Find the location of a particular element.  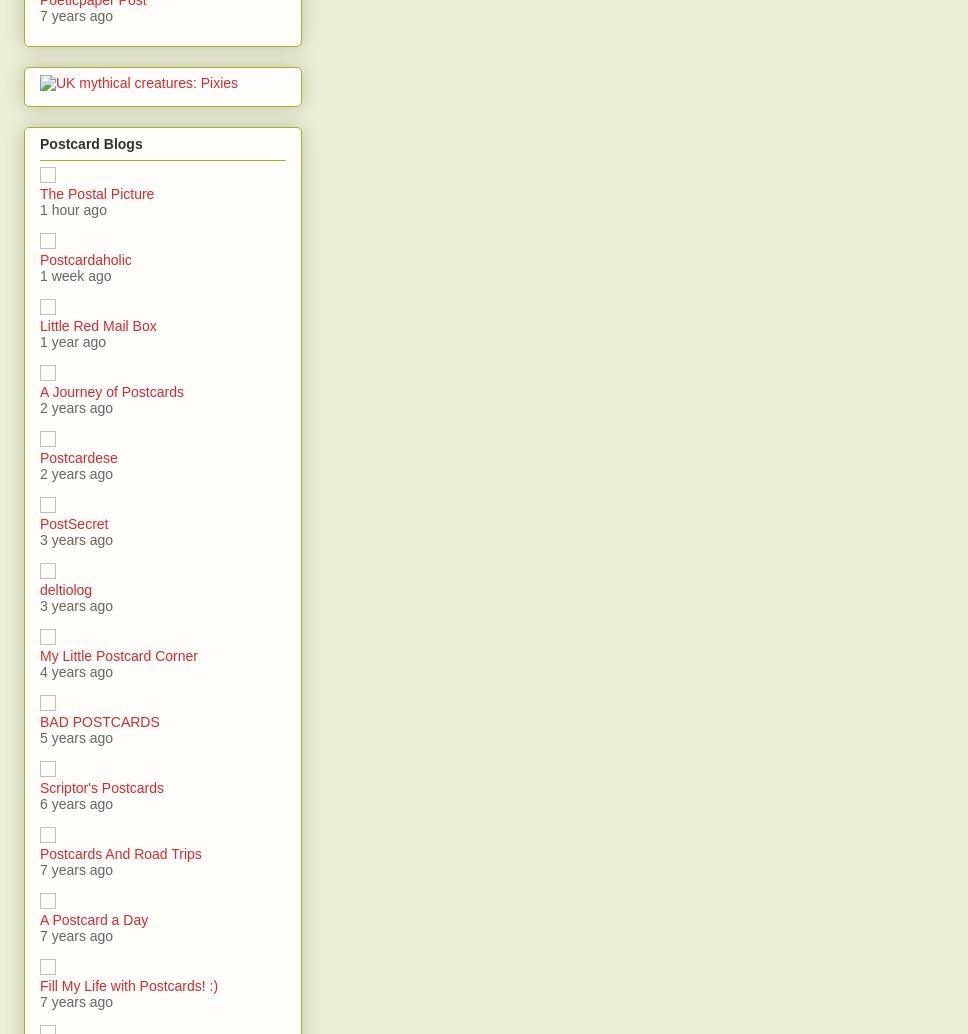

'1 year ago' is located at coordinates (71, 341).